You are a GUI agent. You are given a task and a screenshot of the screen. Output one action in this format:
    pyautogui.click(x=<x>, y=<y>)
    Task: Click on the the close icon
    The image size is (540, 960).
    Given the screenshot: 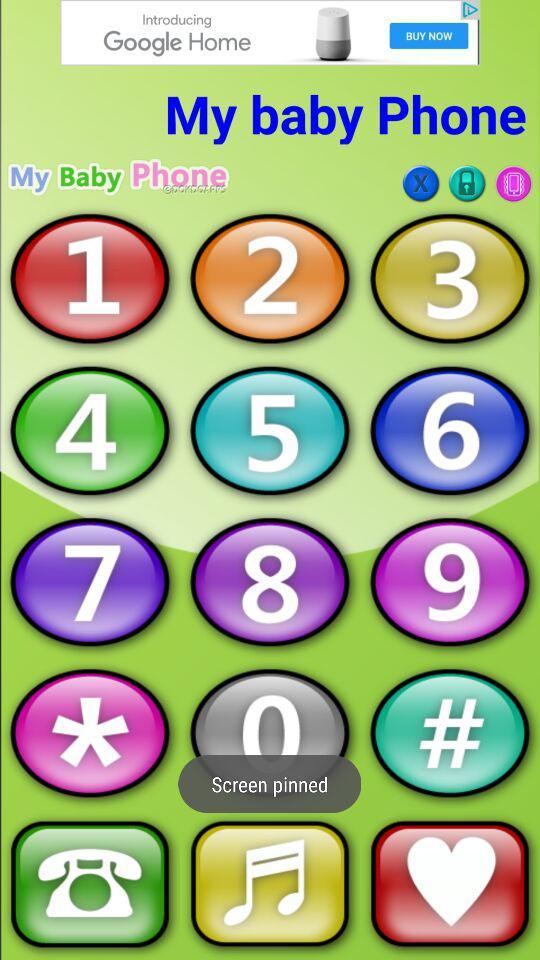 What is the action you would take?
    pyautogui.click(x=420, y=183)
    